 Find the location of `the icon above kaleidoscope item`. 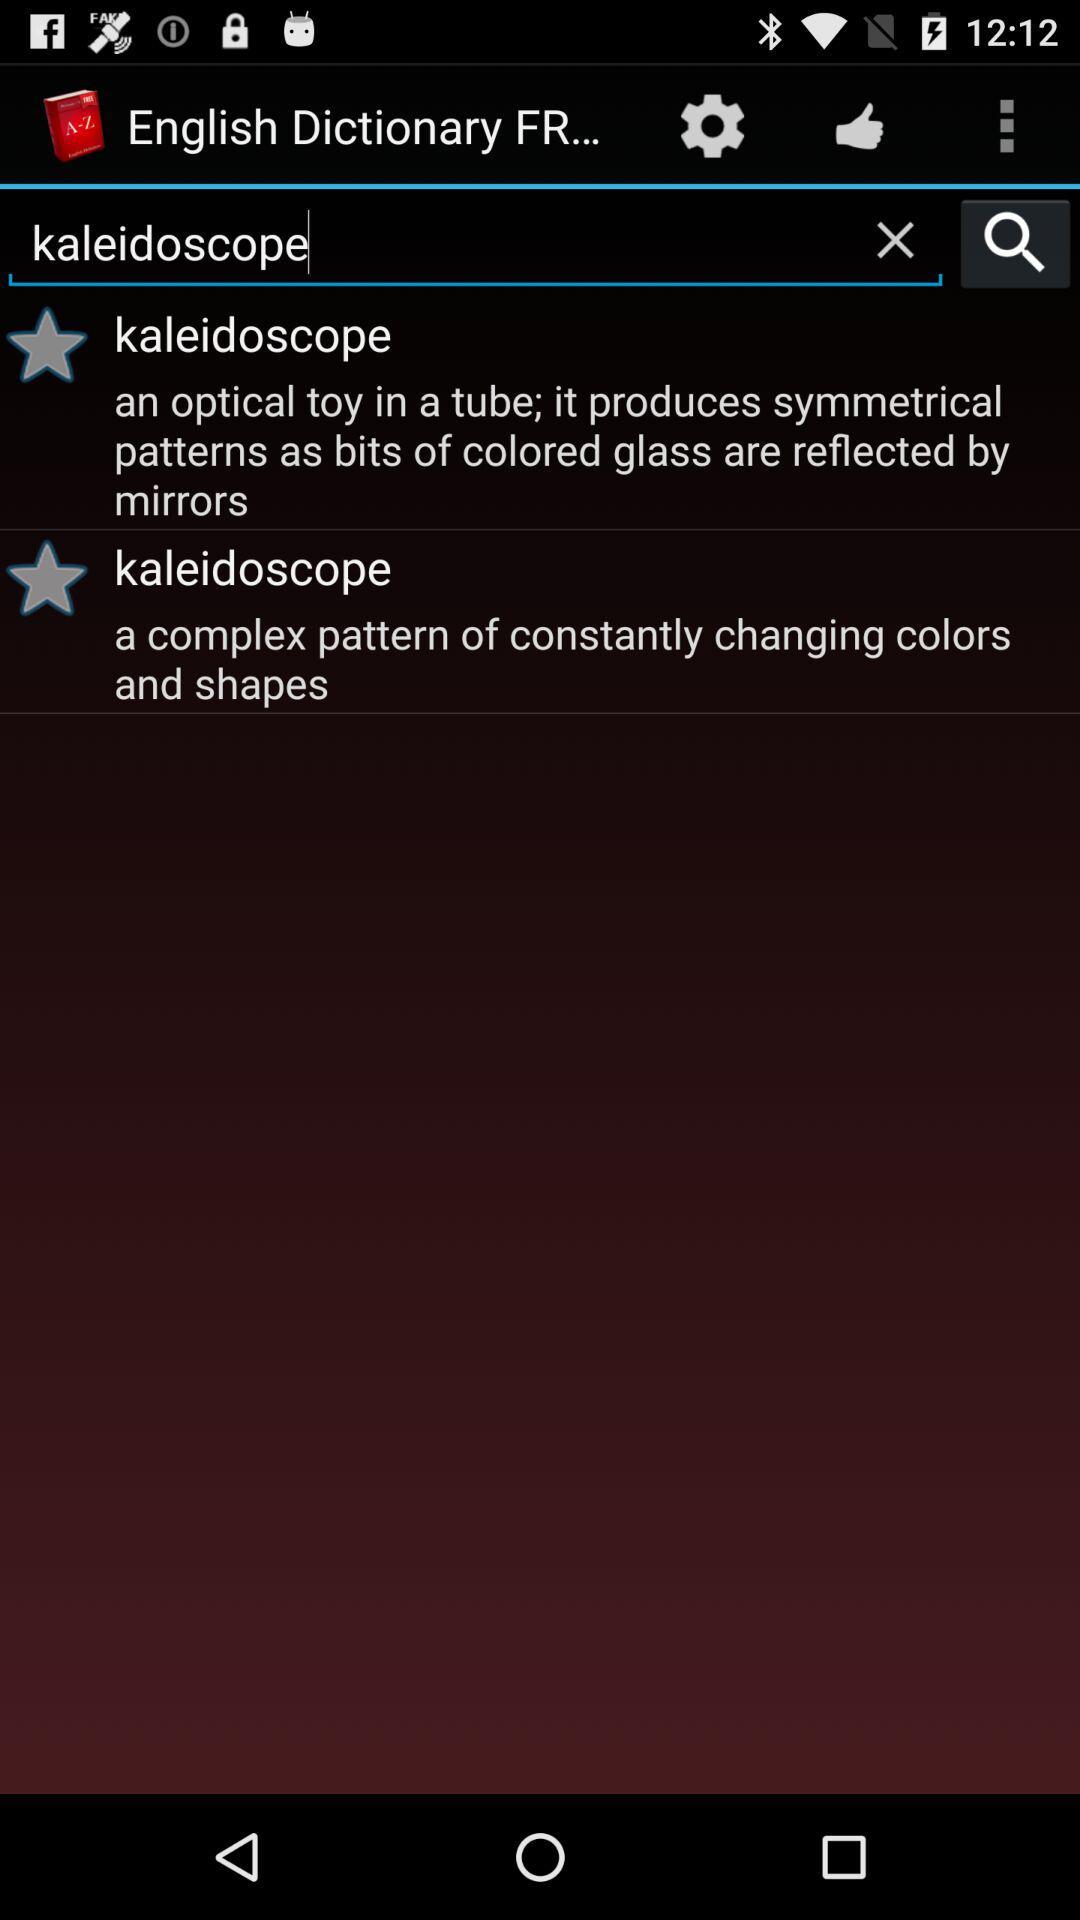

the icon above kaleidoscope item is located at coordinates (858, 124).